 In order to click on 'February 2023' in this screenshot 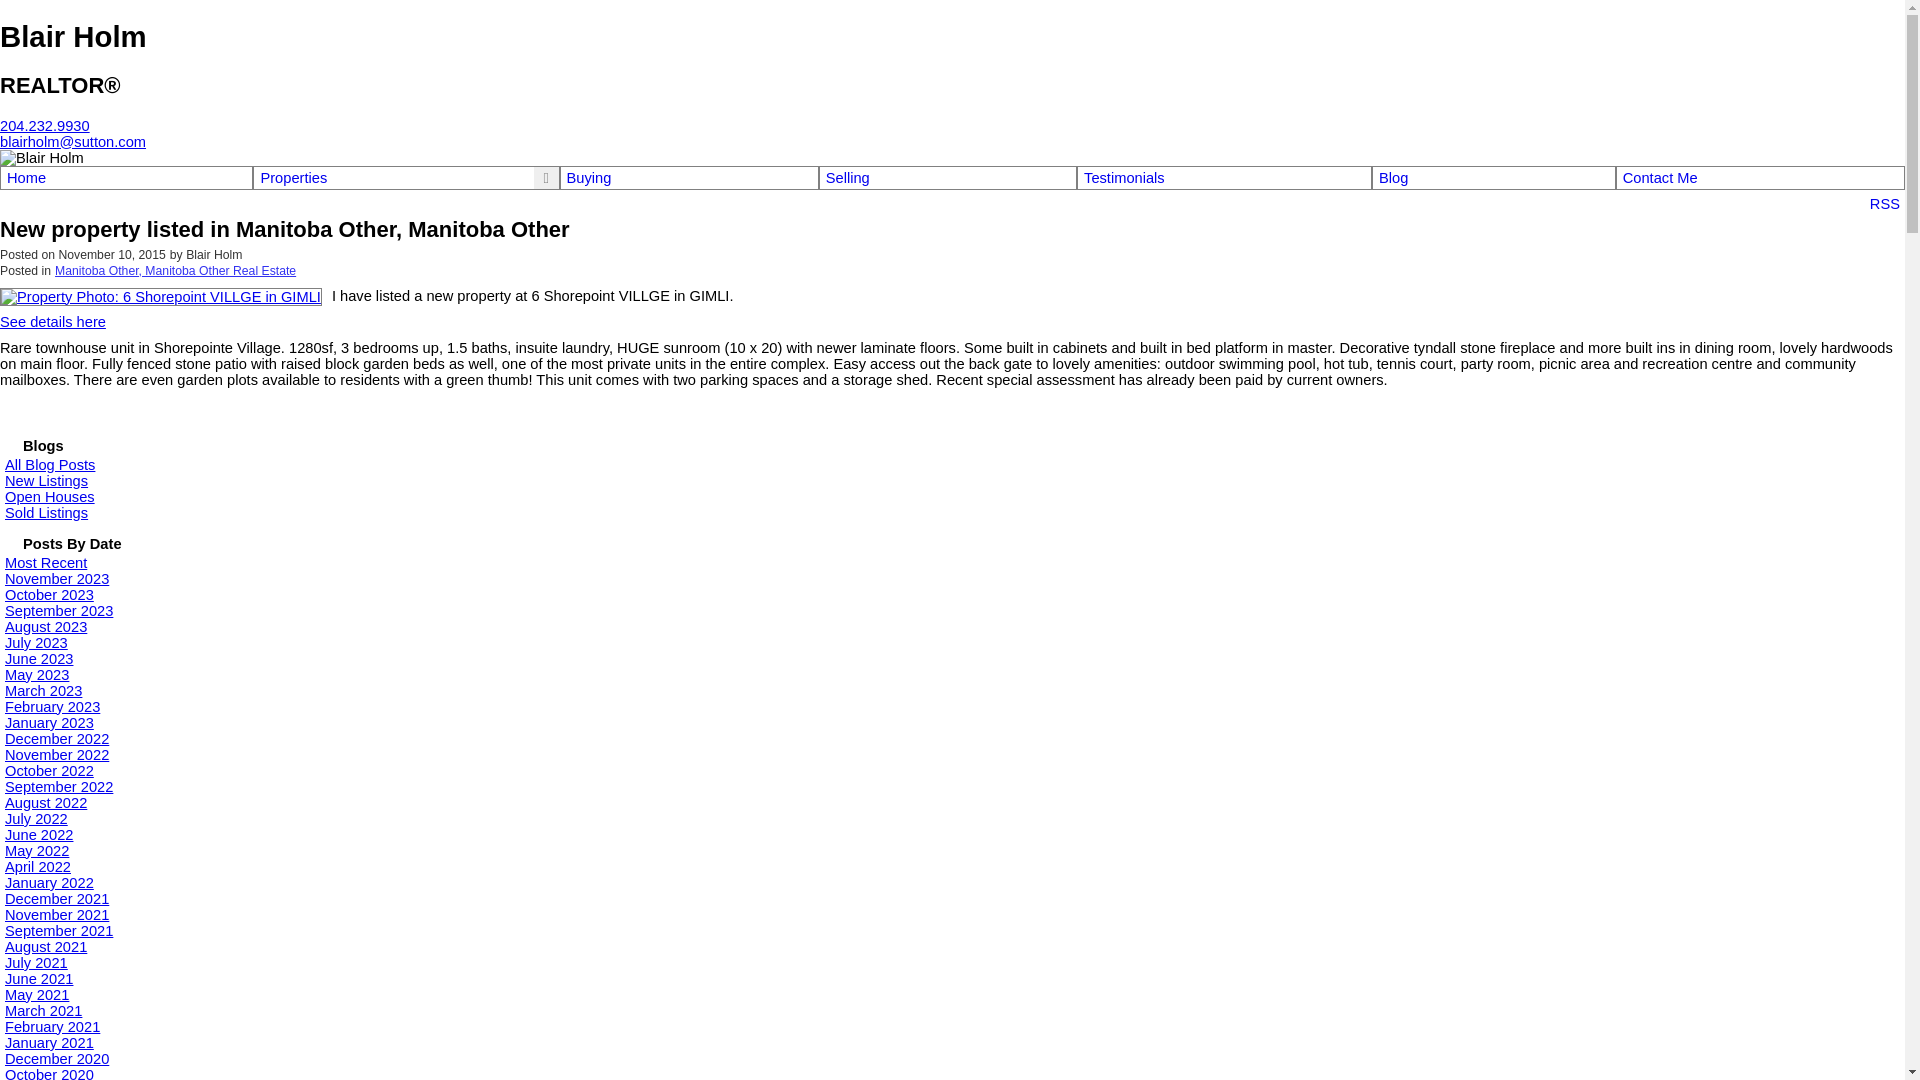, I will do `click(52, 705)`.